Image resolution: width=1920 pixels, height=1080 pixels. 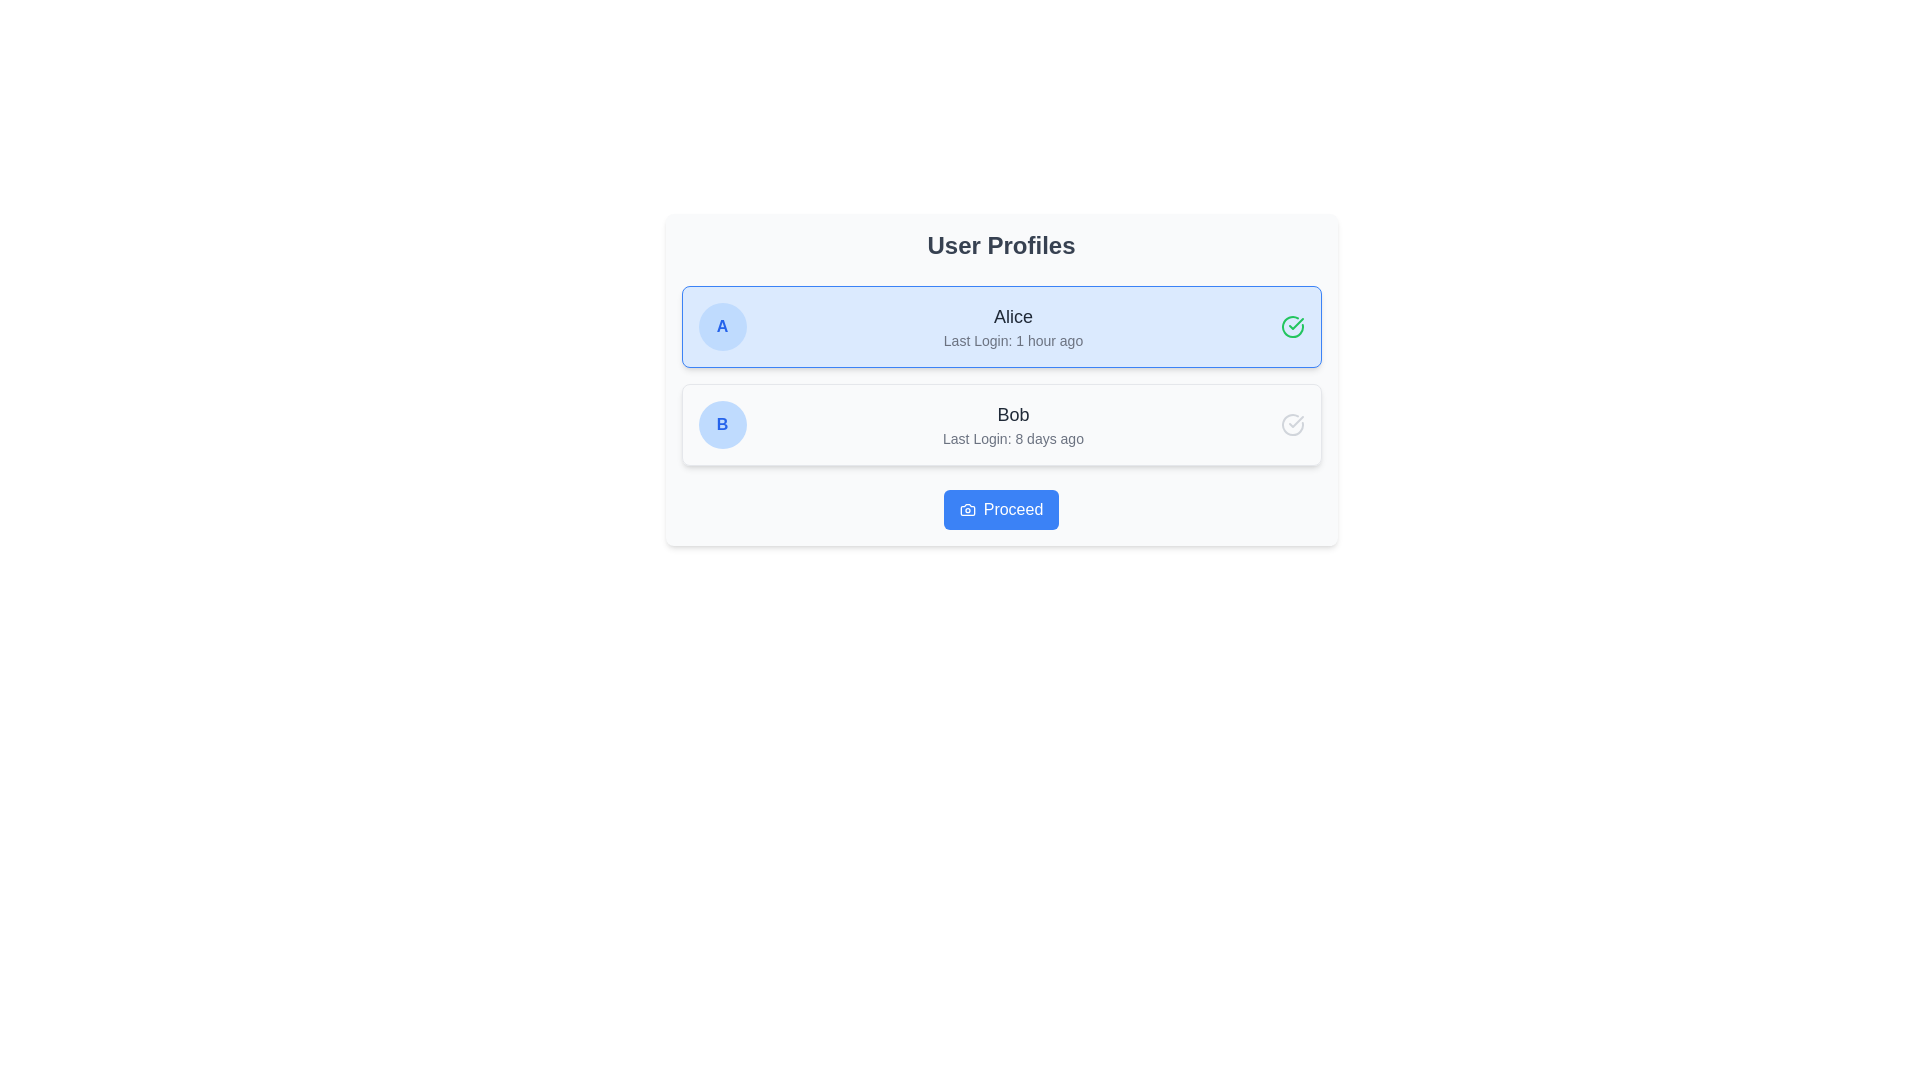 I want to click on the camera icon located to the left of the text in the 'Proceed' button at the bottom center of the interface, so click(x=967, y=508).